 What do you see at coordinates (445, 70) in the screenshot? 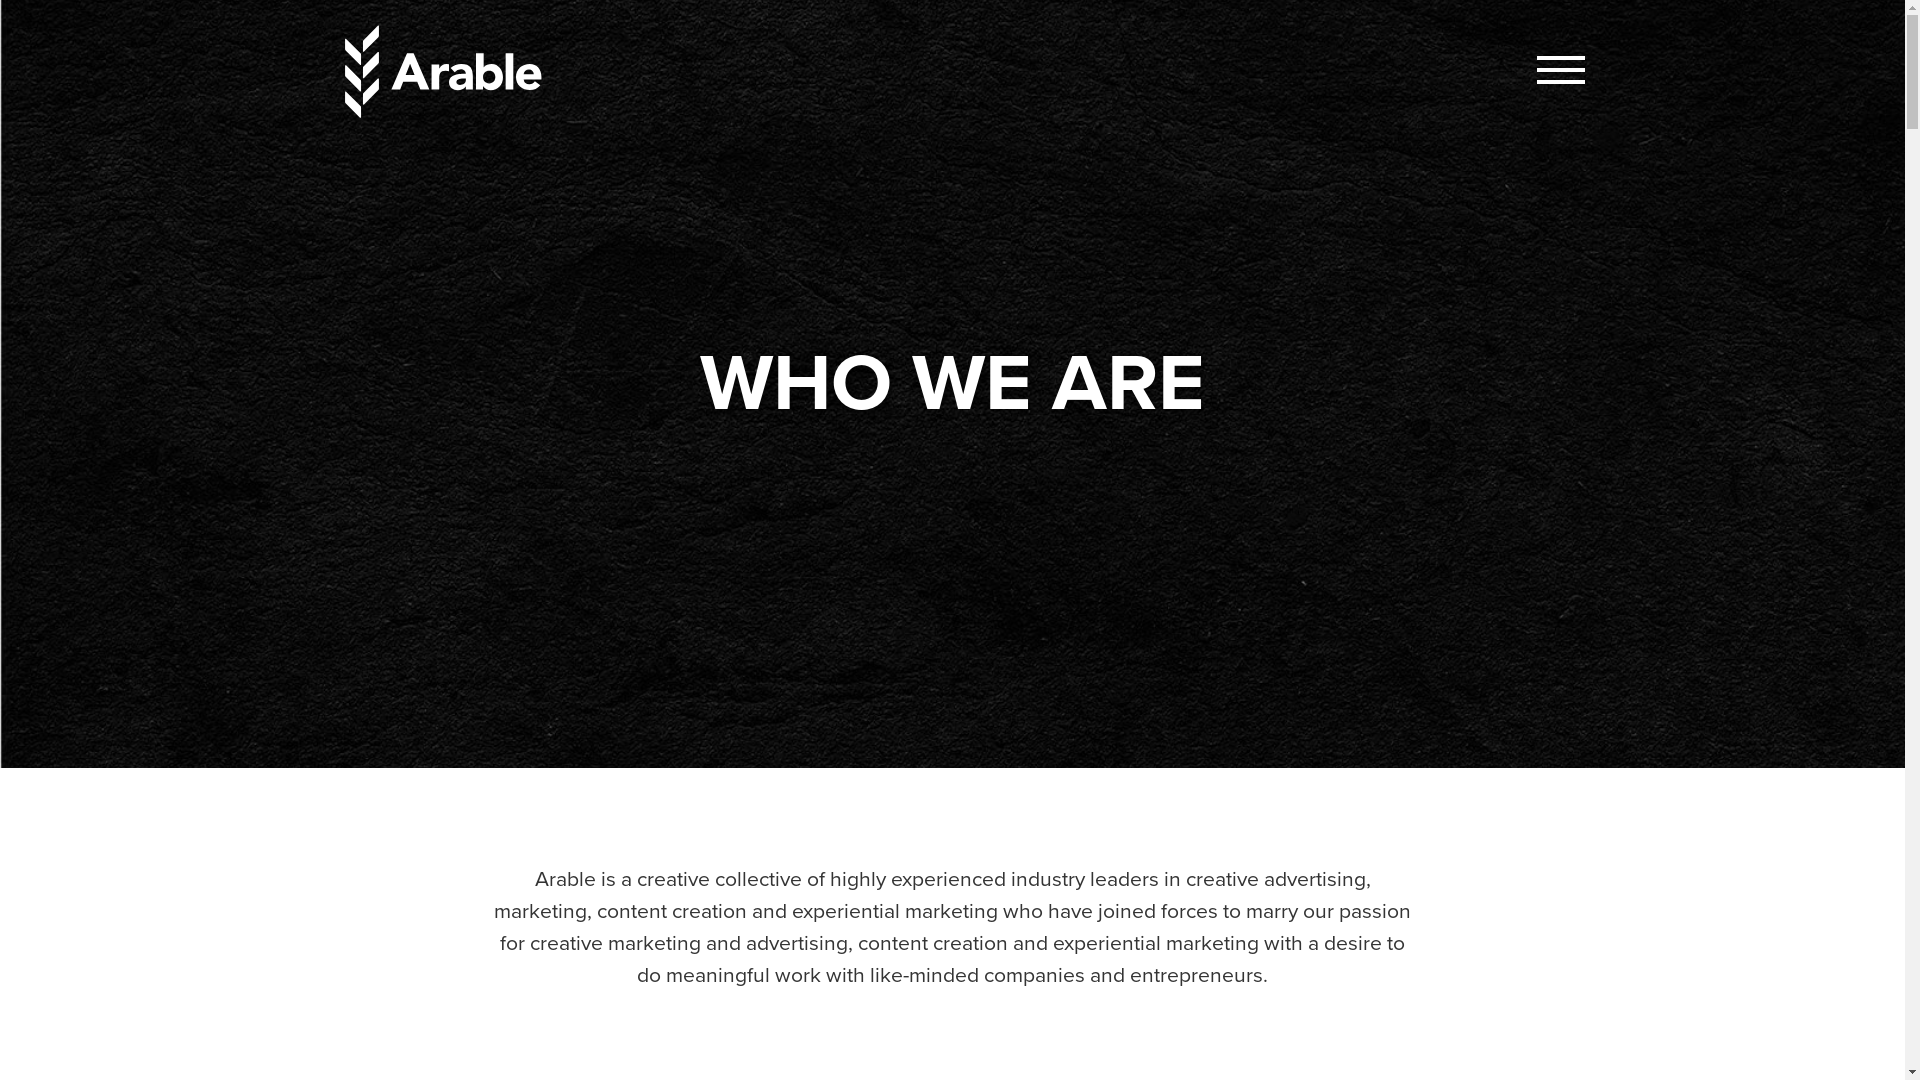
I see `'Return Home'` at bounding box center [445, 70].